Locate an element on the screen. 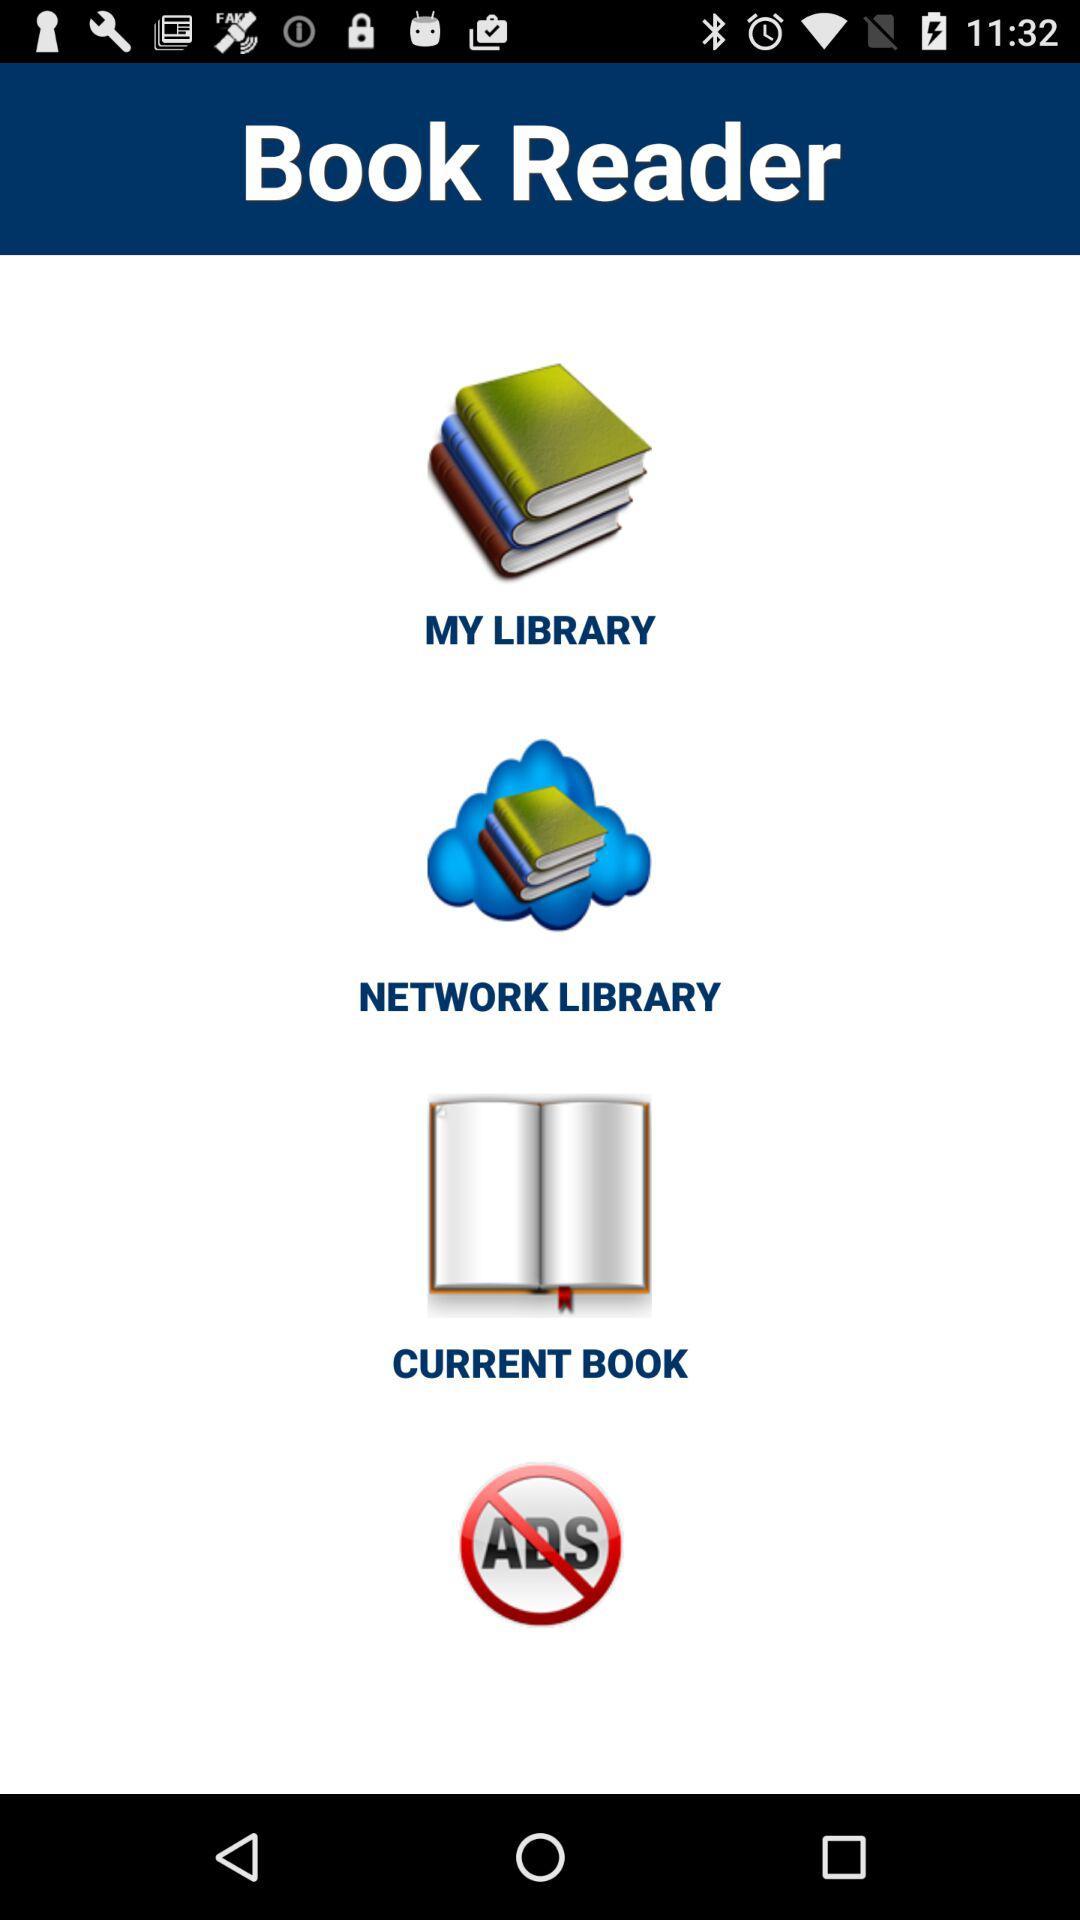 Image resolution: width=1080 pixels, height=1920 pixels. button above the current book button is located at coordinates (538, 882).